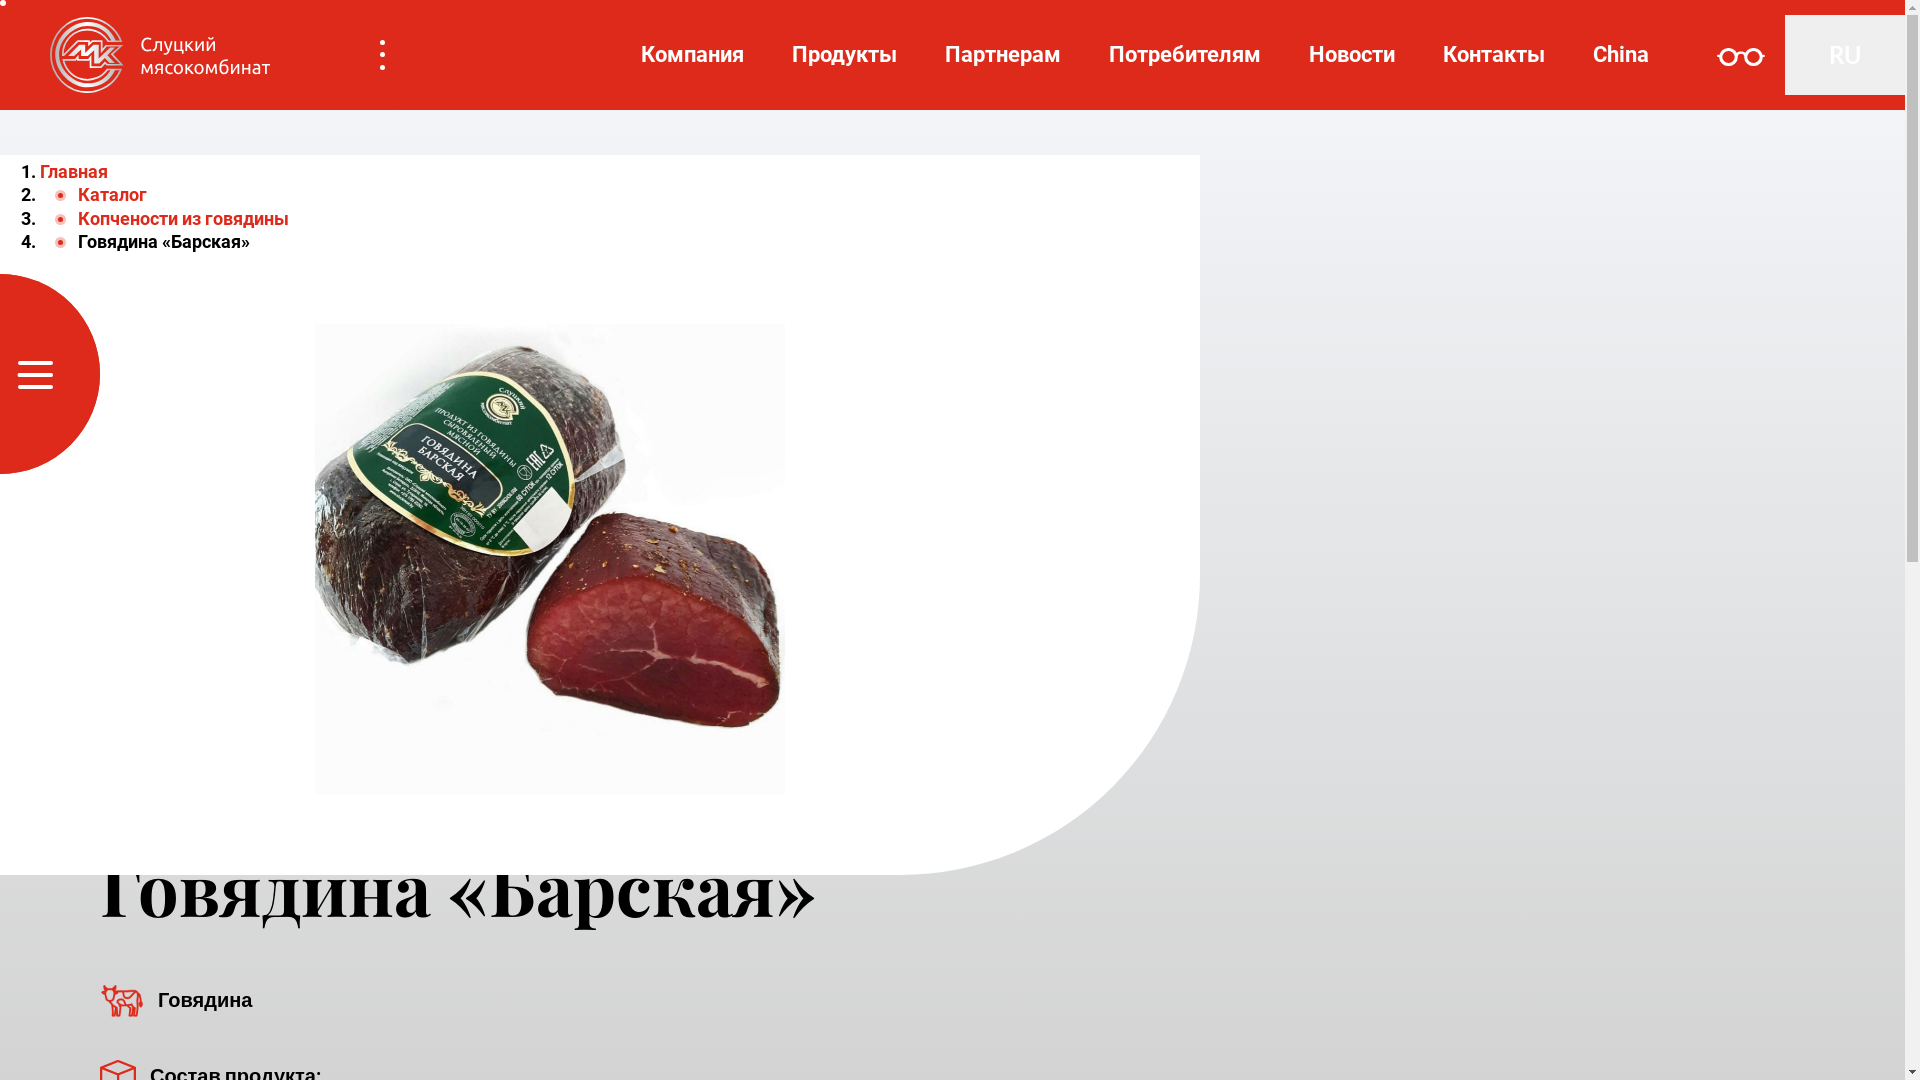  What do you see at coordinates (1785, 53) in the screenshot?
I see `'RU'` at bounding box center [1785, 53].